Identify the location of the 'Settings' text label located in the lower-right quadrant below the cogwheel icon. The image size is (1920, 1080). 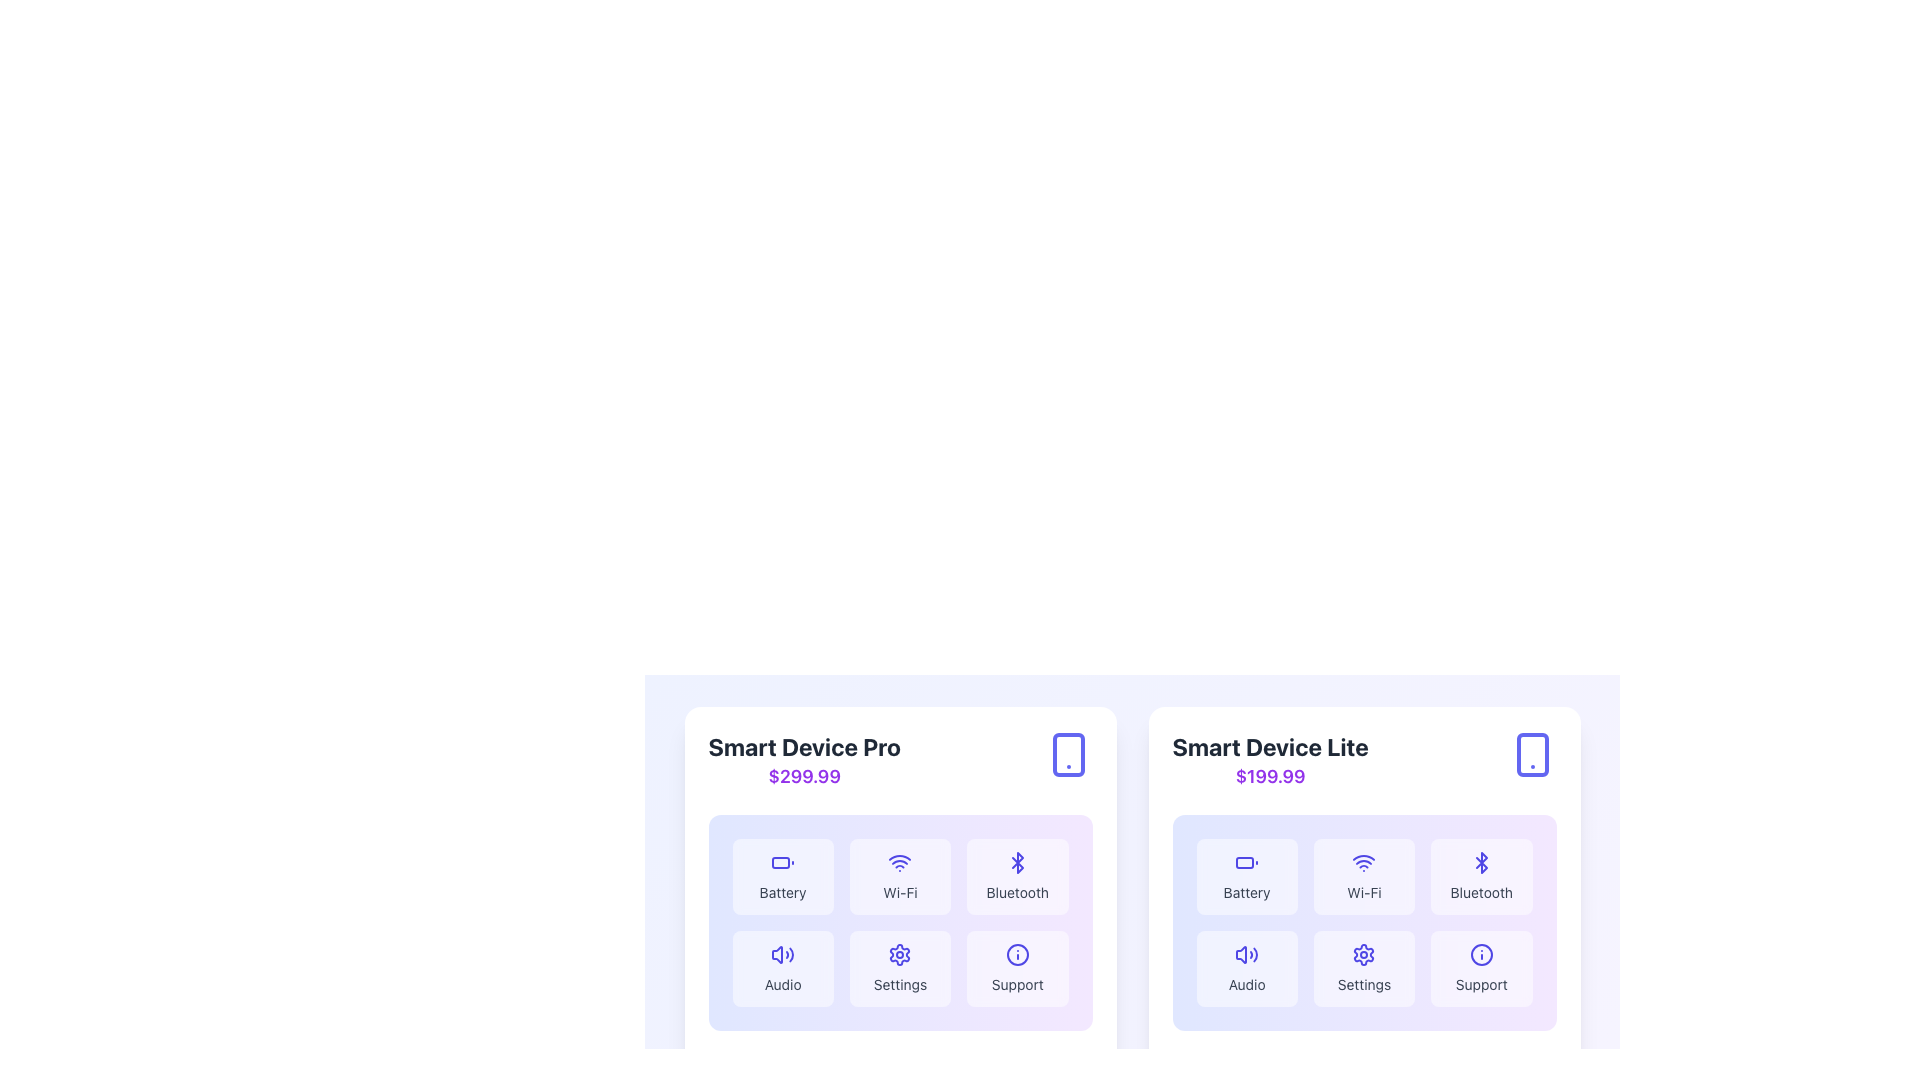
(899, 983).